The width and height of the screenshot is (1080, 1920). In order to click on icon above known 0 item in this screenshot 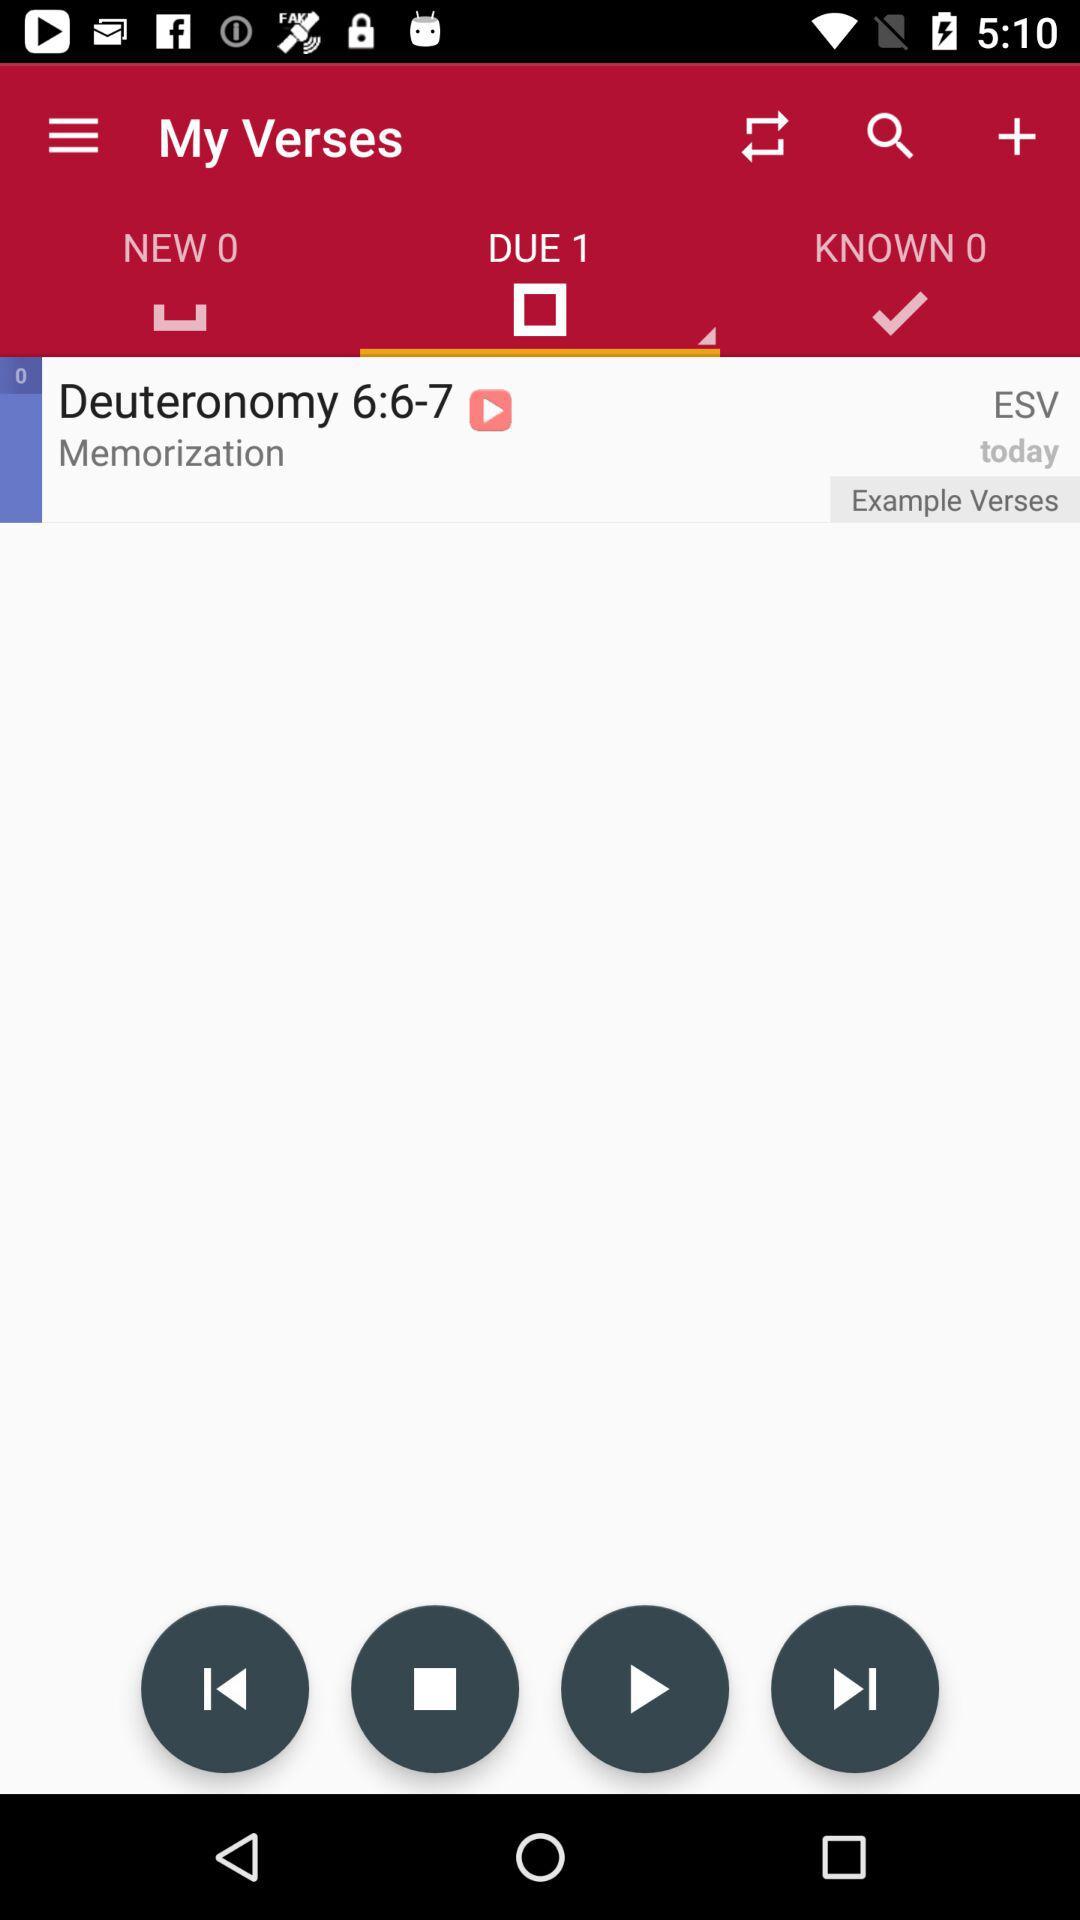, I will do `click(1017, 135)`.